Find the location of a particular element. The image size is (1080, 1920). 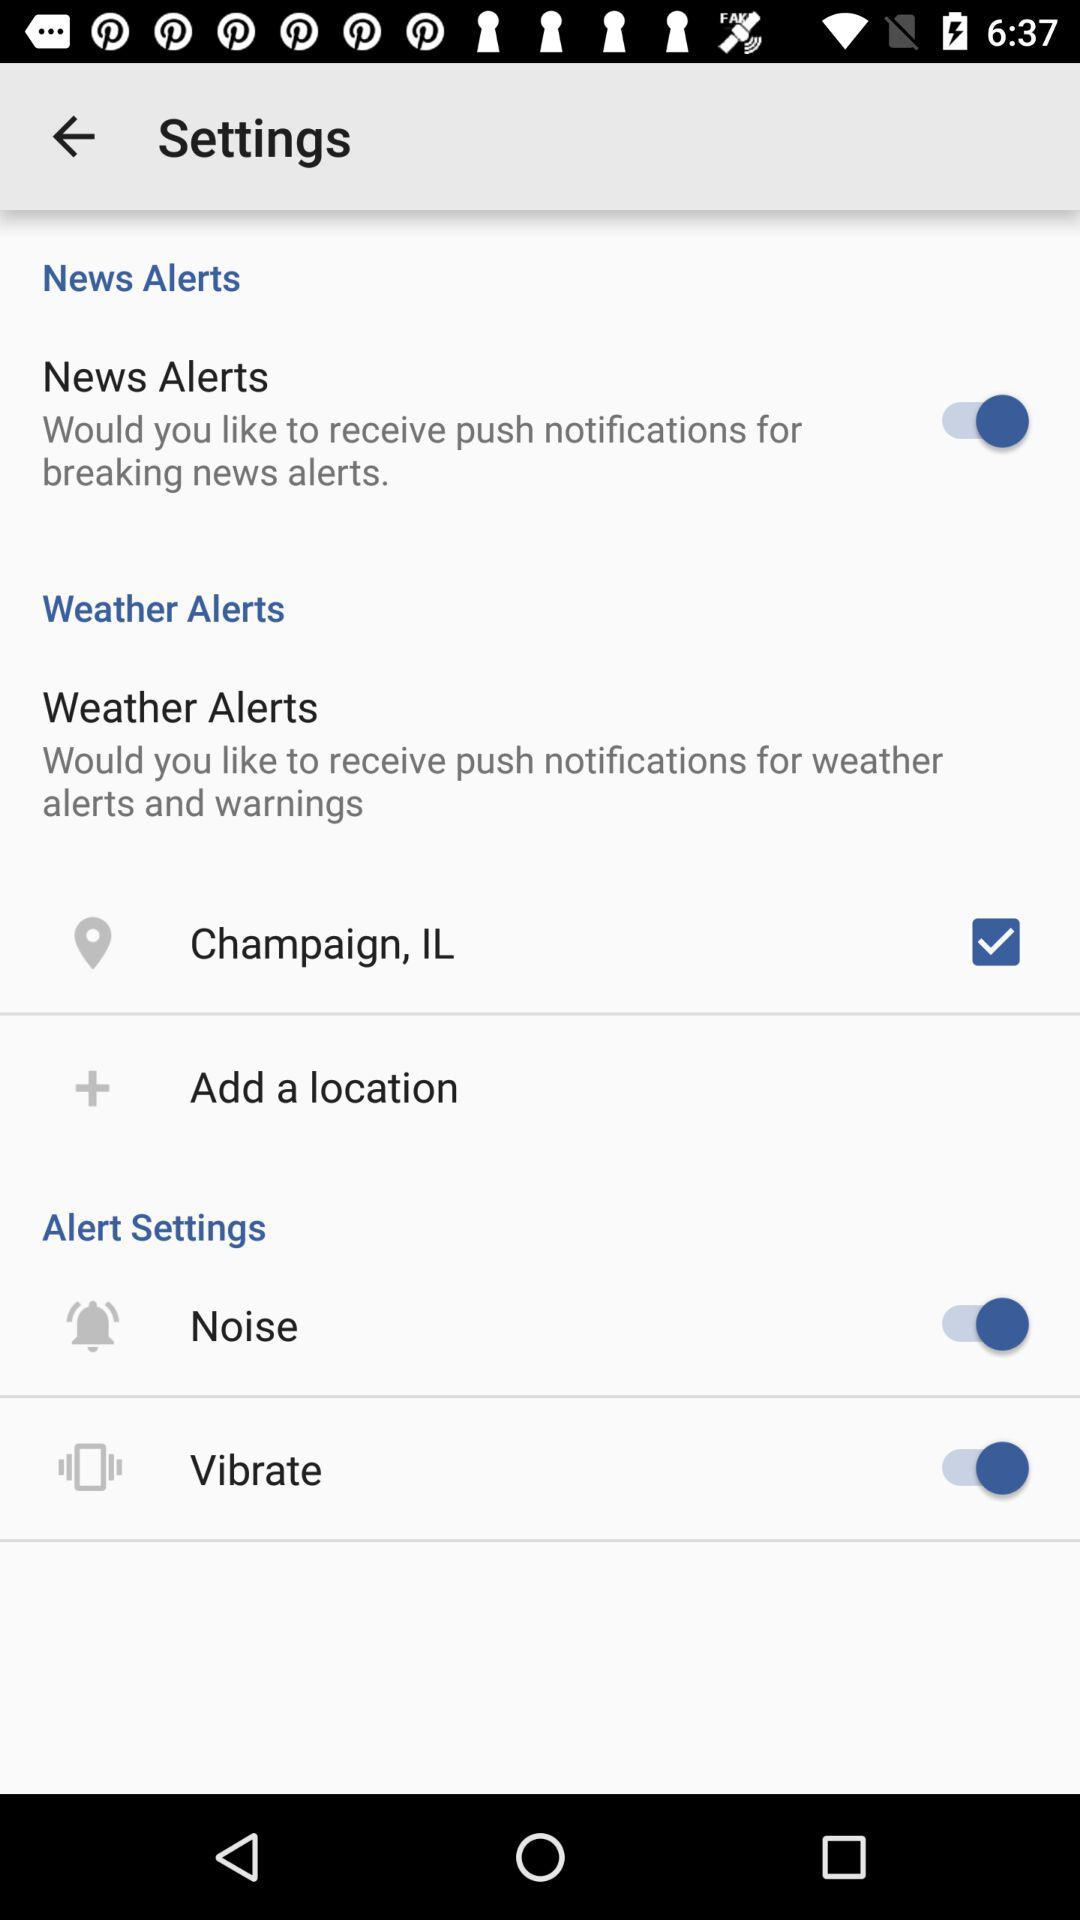

noise item is located at coordinates (243, 1324).